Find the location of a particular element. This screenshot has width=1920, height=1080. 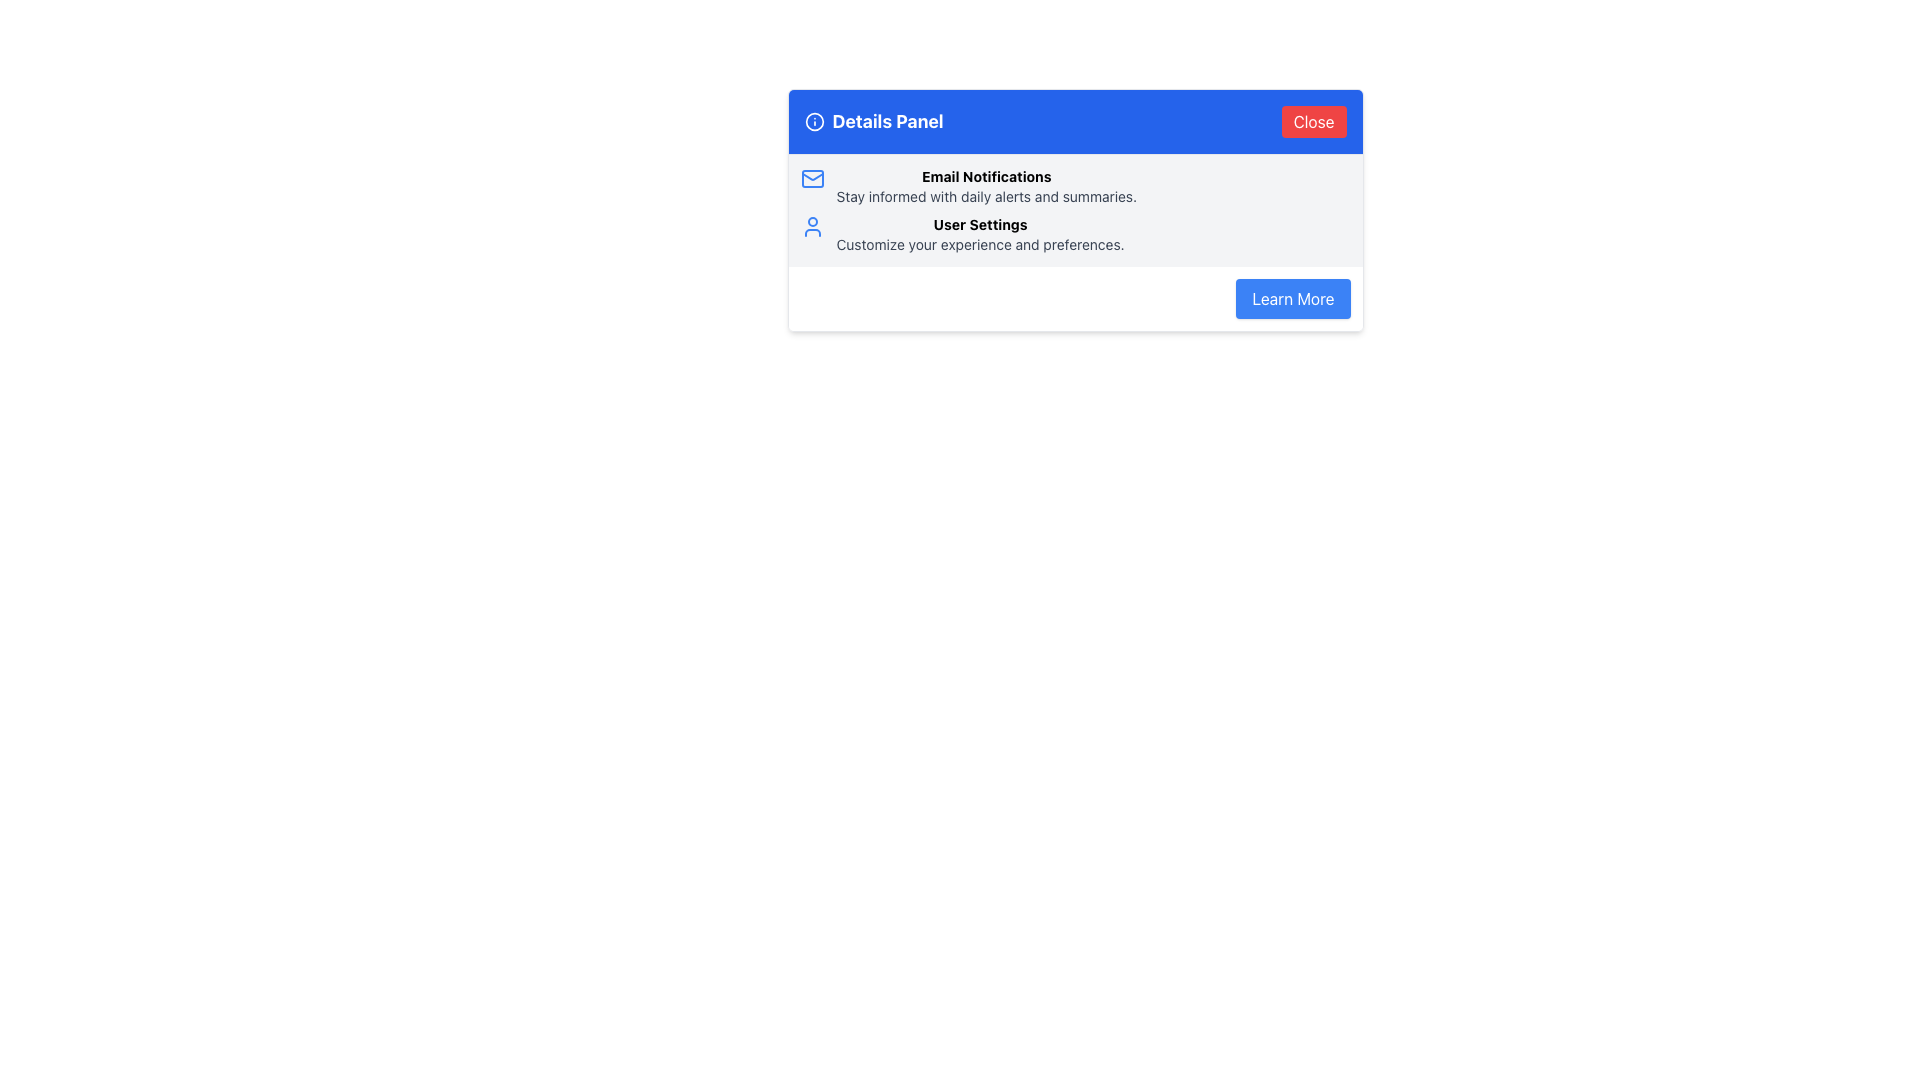

the white rounded rectangle icon located at the top-left region of the email icon in the 'Email Notifications' section is located at coordinates (812, 177).